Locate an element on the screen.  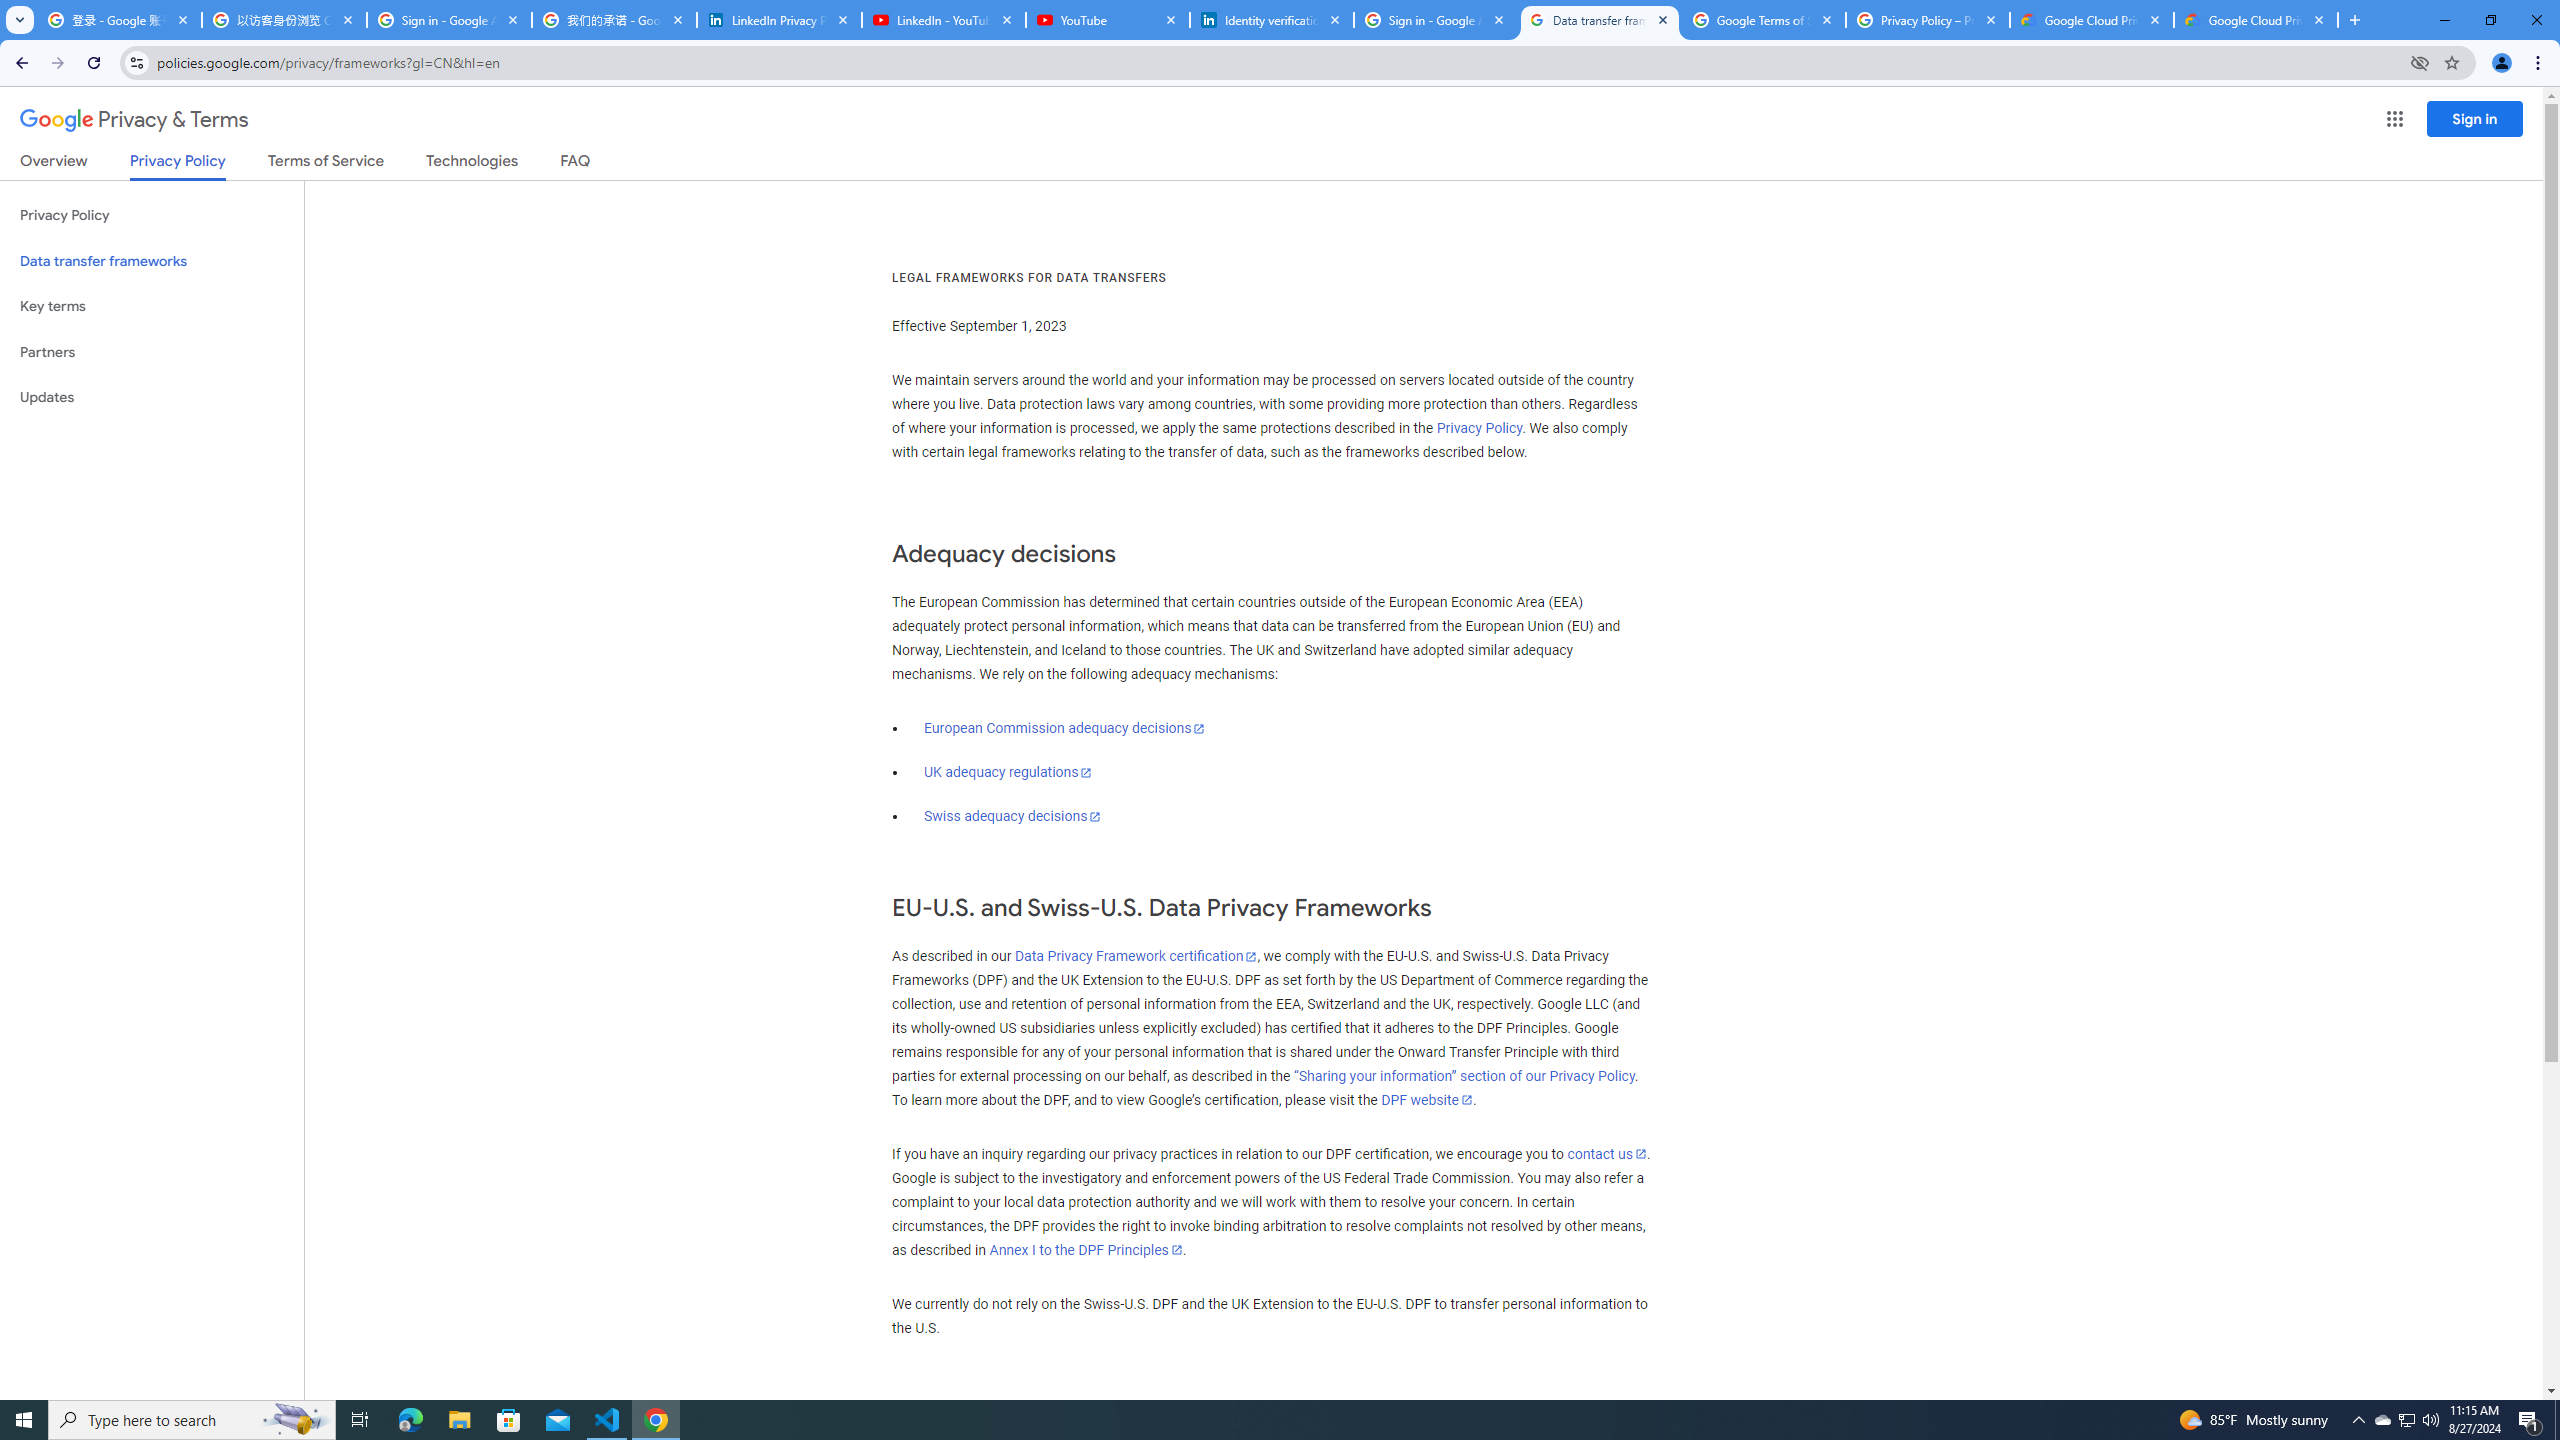
'Google Cloud Privacy Notice' is located at coordinates (2091, 19).